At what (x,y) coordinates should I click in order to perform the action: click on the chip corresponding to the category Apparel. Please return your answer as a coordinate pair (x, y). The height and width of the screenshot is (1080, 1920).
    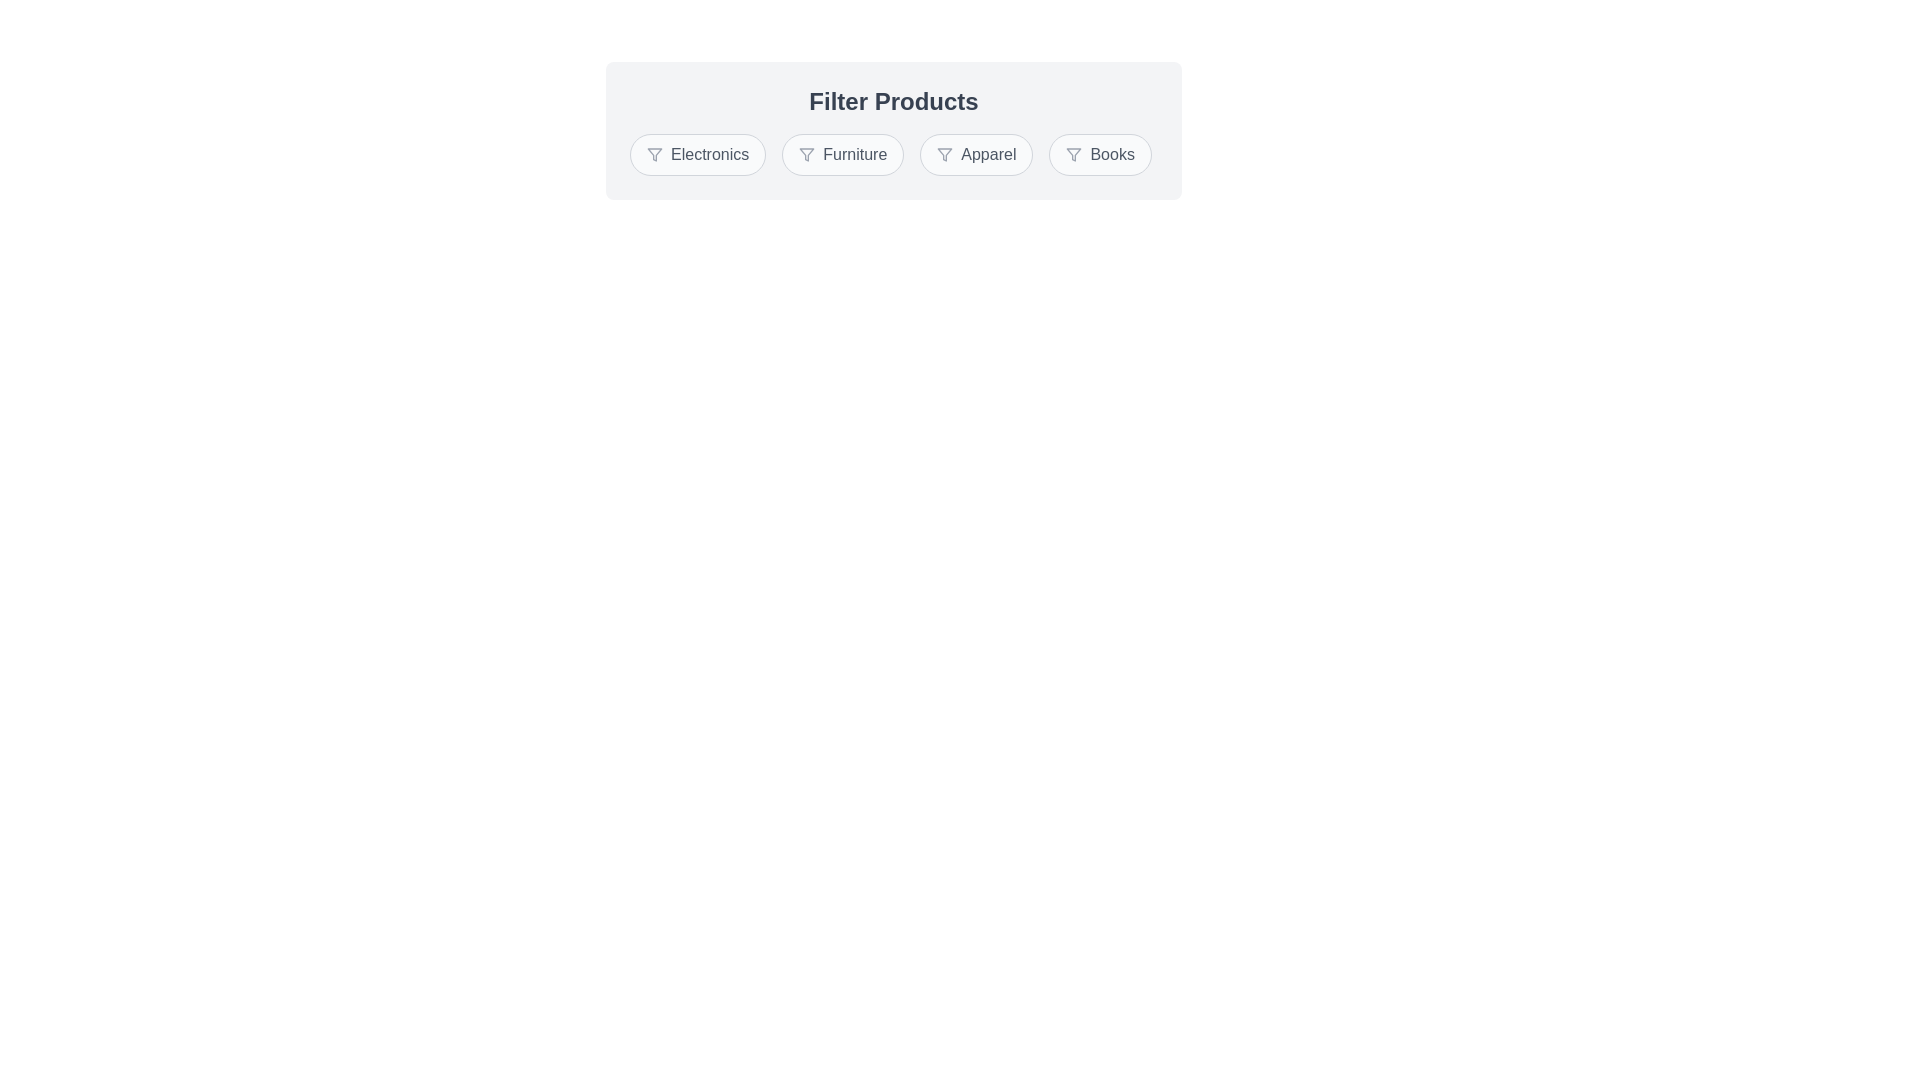
    Looking at the image, I should click on (976, 153).